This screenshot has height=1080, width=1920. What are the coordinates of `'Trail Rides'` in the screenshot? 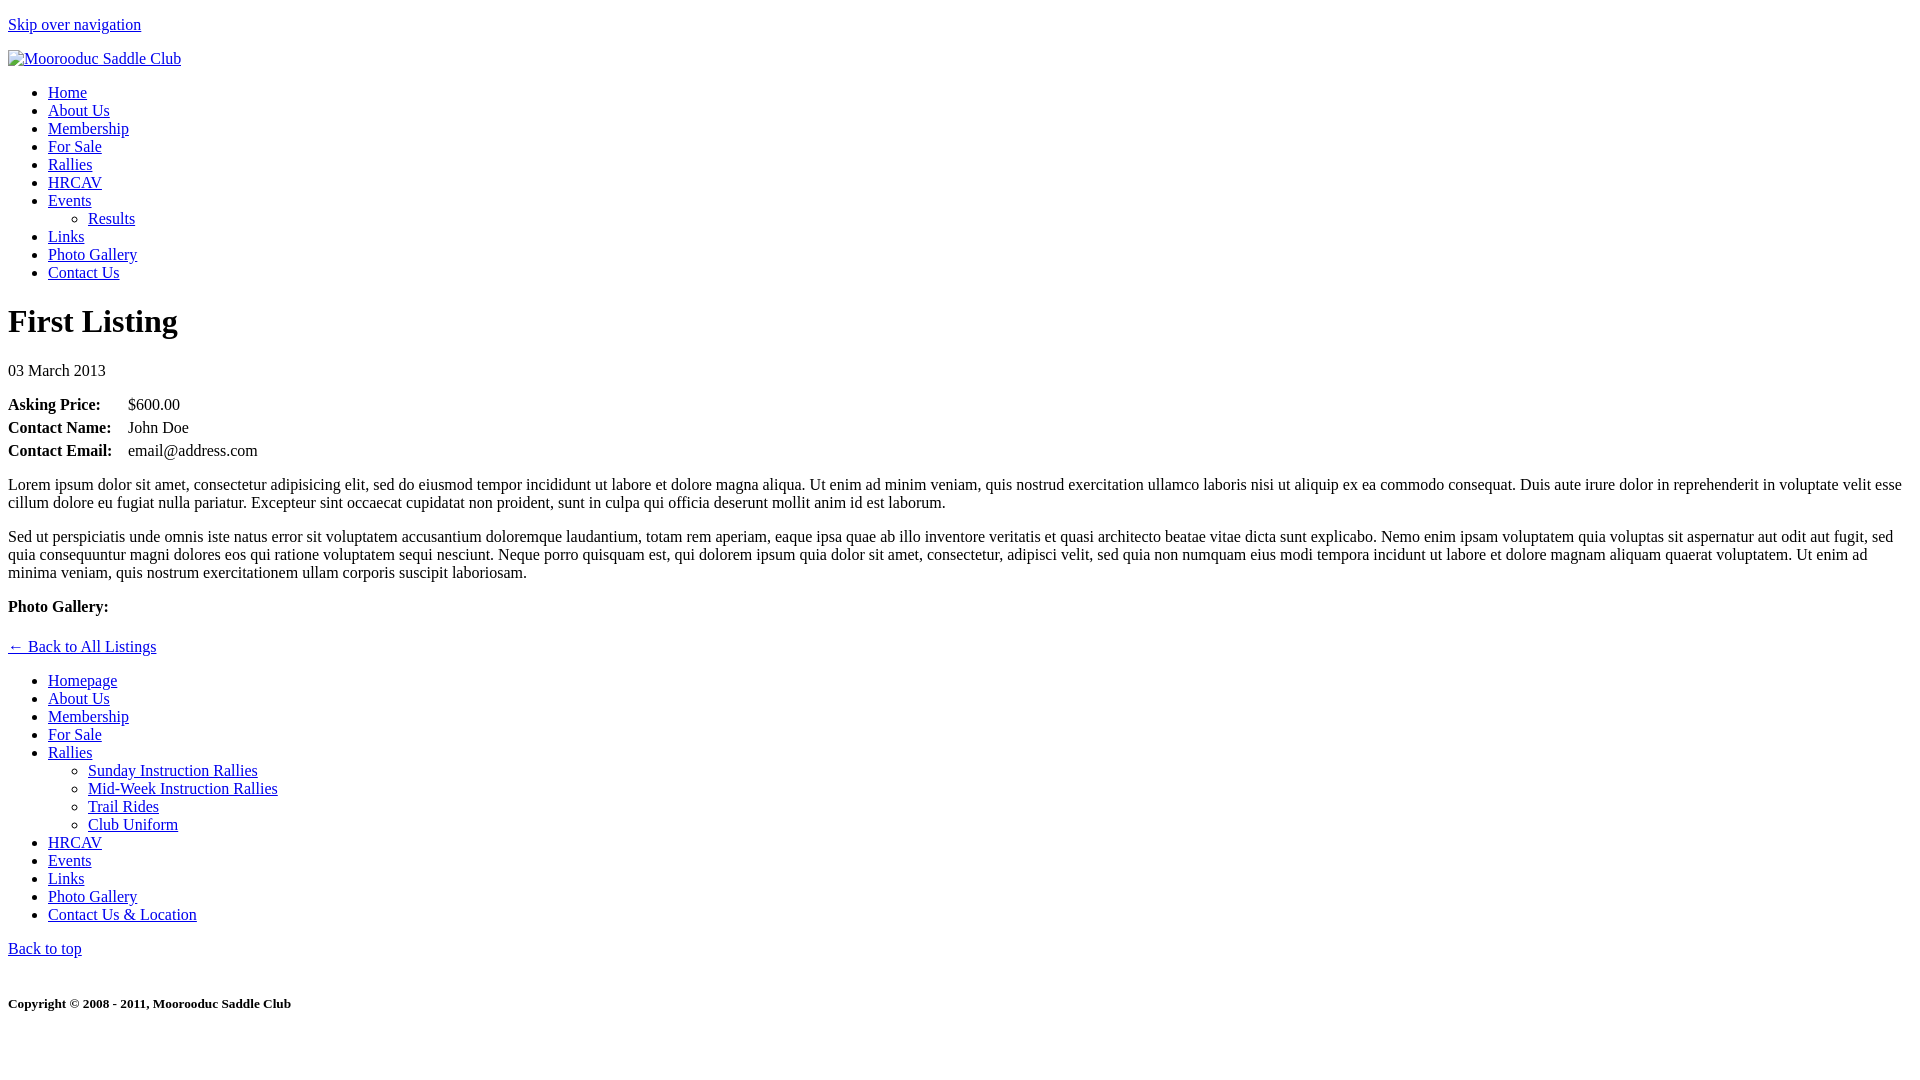 It's located at (86, 805).